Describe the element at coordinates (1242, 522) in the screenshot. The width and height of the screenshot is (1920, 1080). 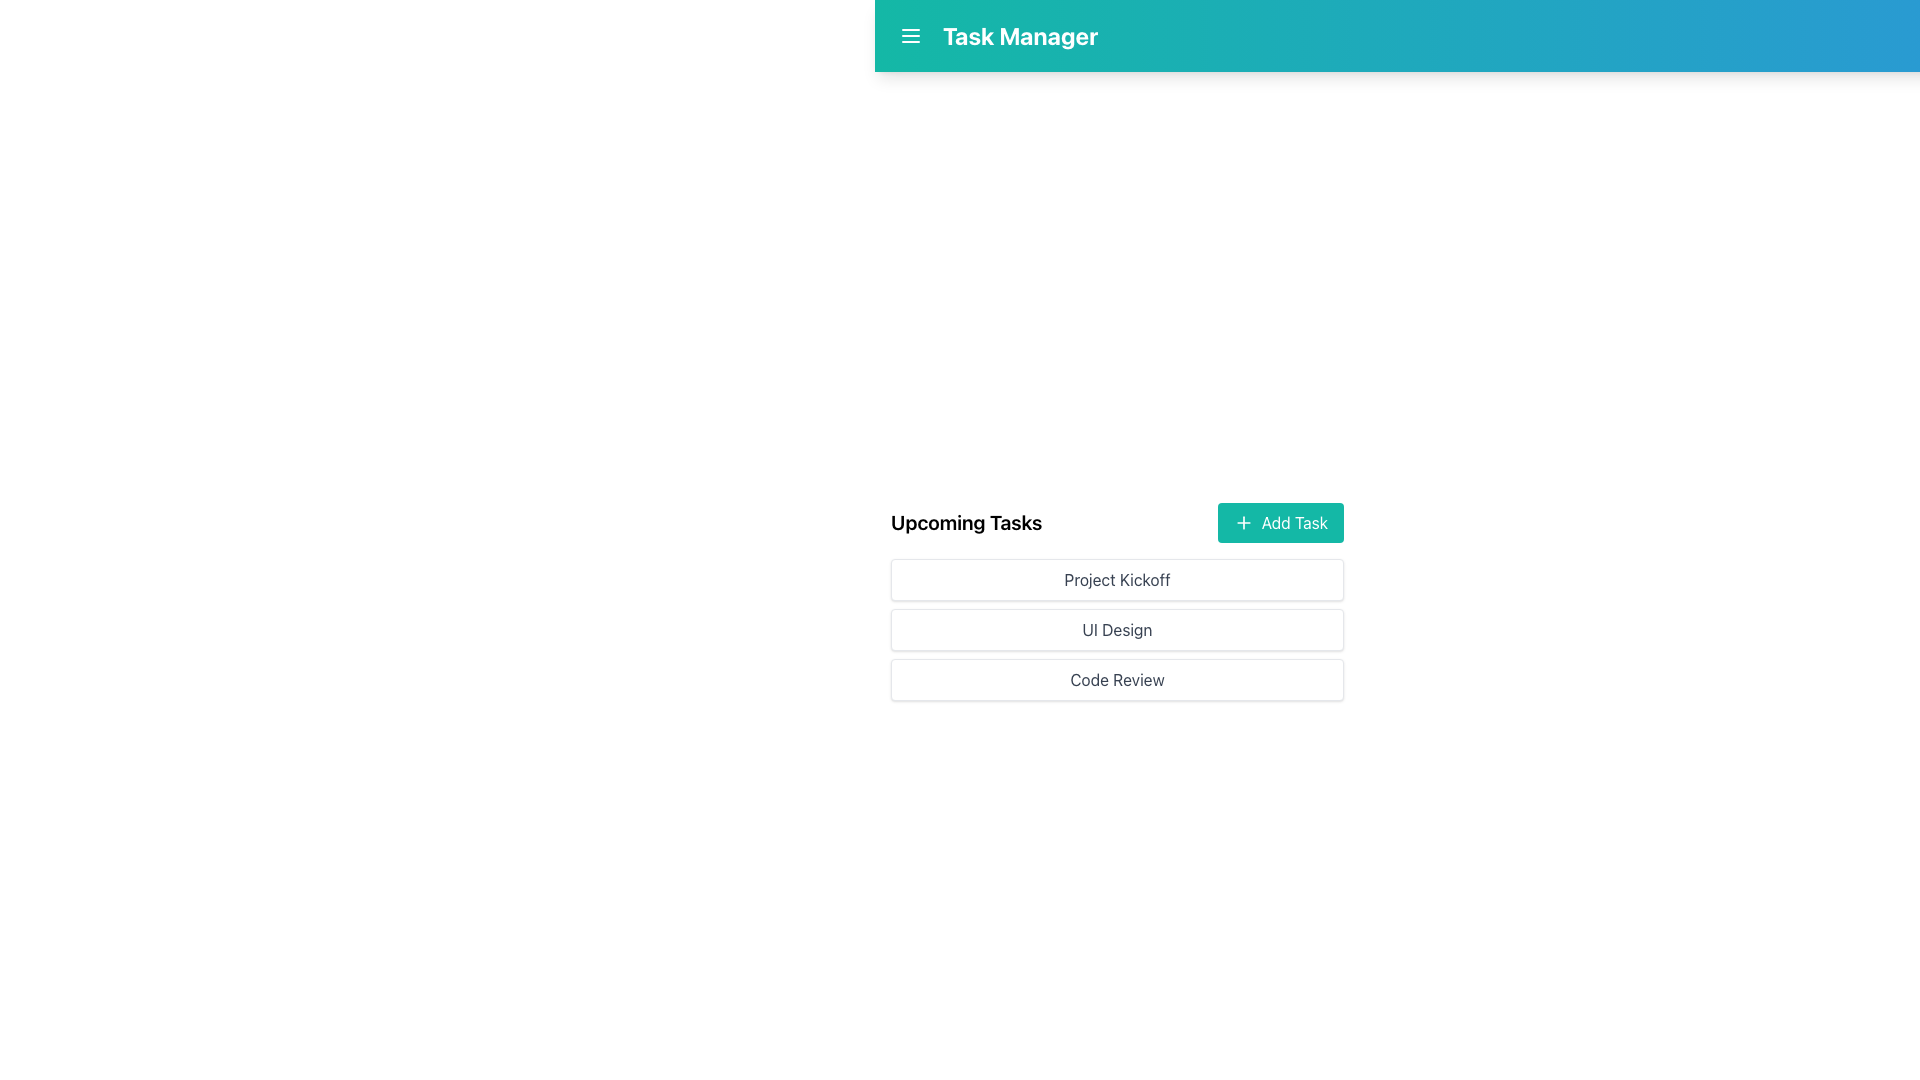
I see `the plus sign icon with a teal color, located to the left of the 'Add Task' text within the button, positioned below the header and aligned with the 'Upcoming Tasks' section` at that location.